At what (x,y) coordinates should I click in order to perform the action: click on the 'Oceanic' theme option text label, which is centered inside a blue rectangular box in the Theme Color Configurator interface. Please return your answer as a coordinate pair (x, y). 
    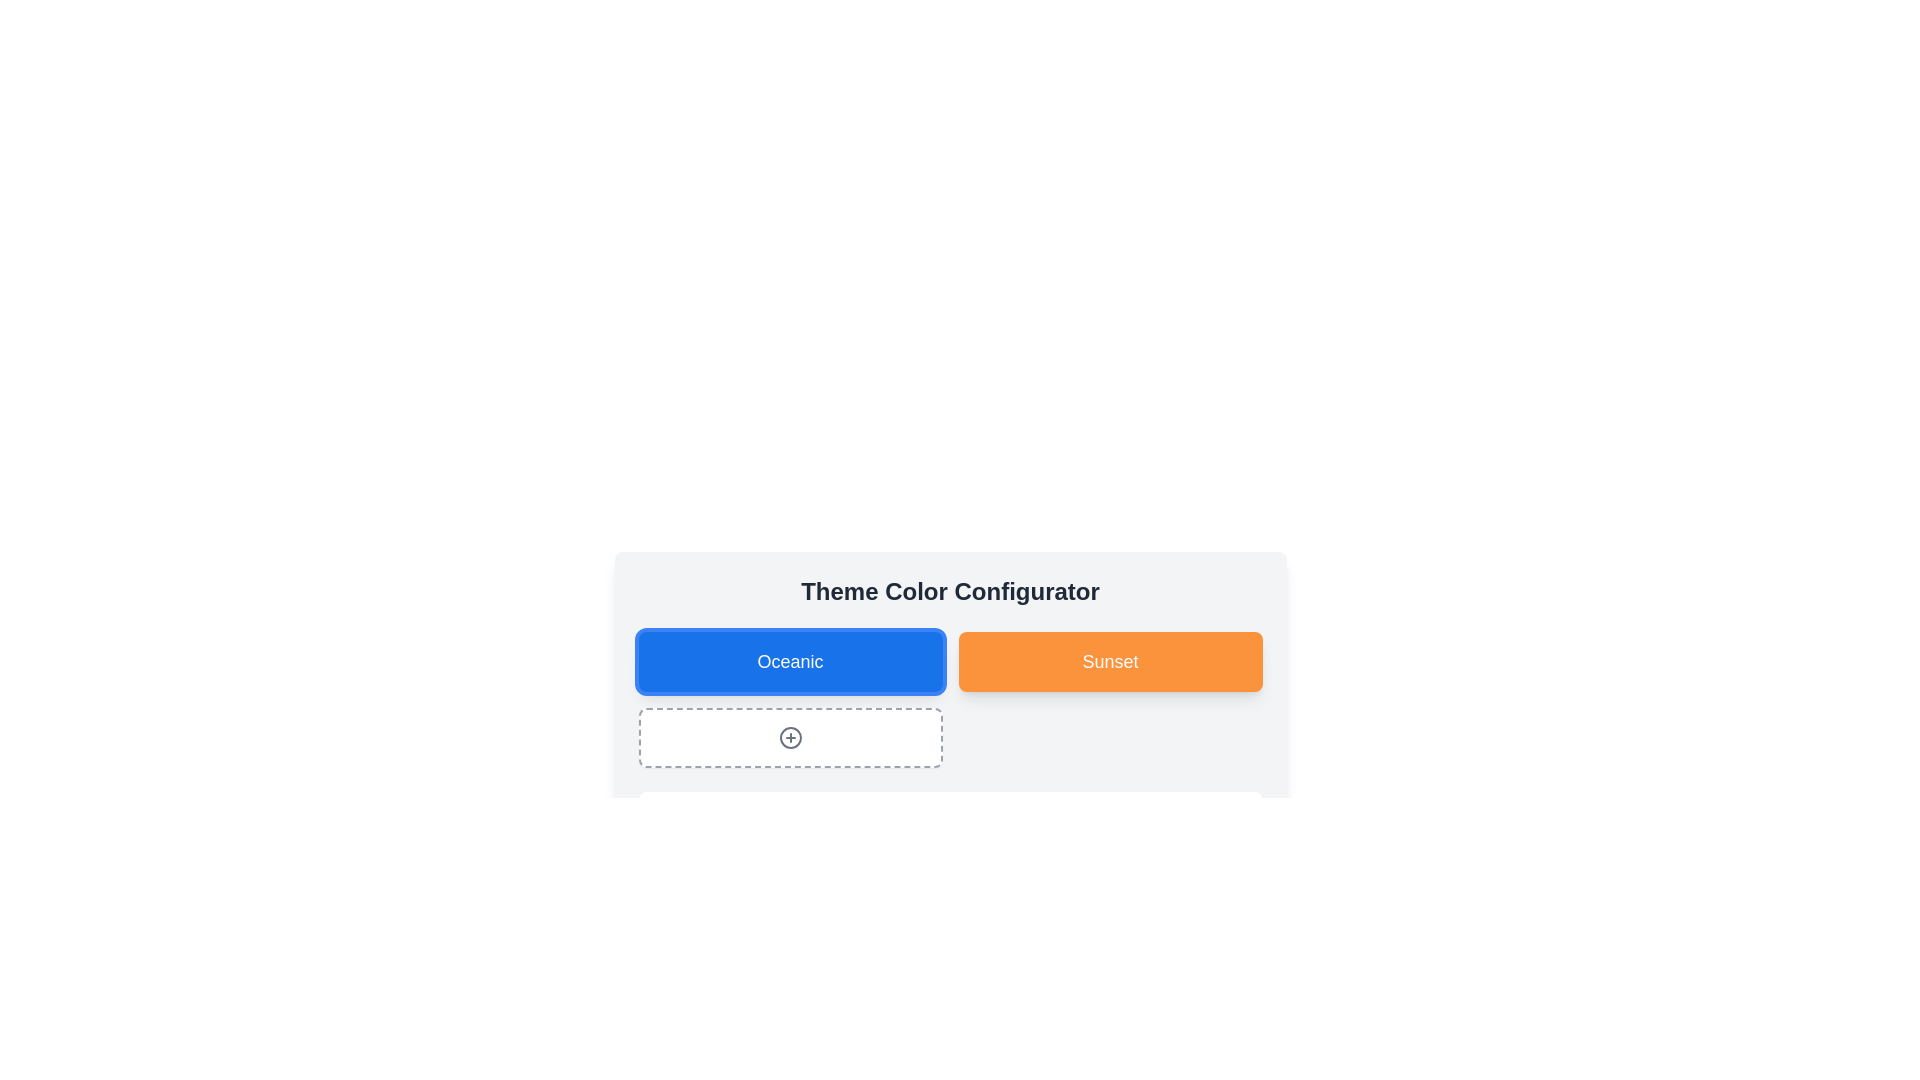
    Looking at the image, I should click on (789, 662).